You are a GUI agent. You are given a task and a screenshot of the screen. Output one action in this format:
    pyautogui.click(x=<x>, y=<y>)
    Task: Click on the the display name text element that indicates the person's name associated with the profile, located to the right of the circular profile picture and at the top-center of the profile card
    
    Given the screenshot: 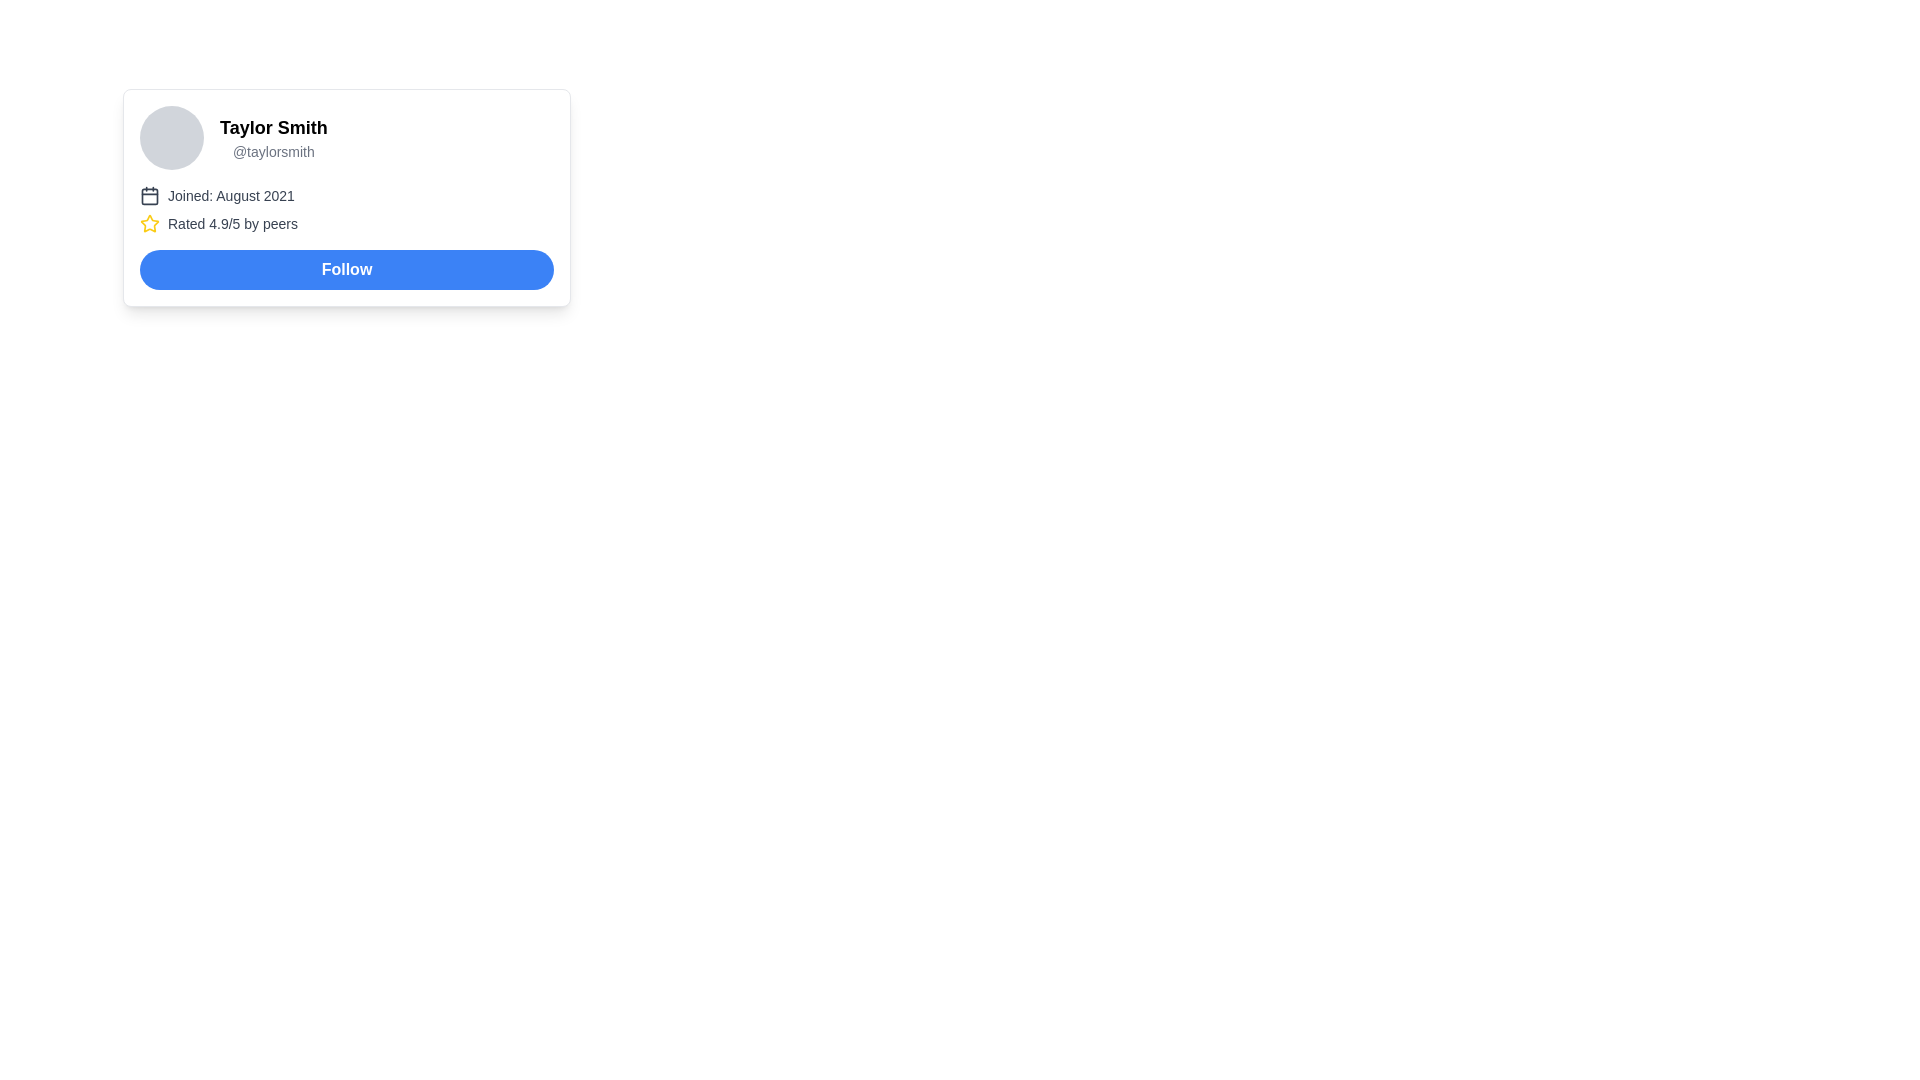 What is the action you would take?
    pyautogui.click(x=272, y=127)
    